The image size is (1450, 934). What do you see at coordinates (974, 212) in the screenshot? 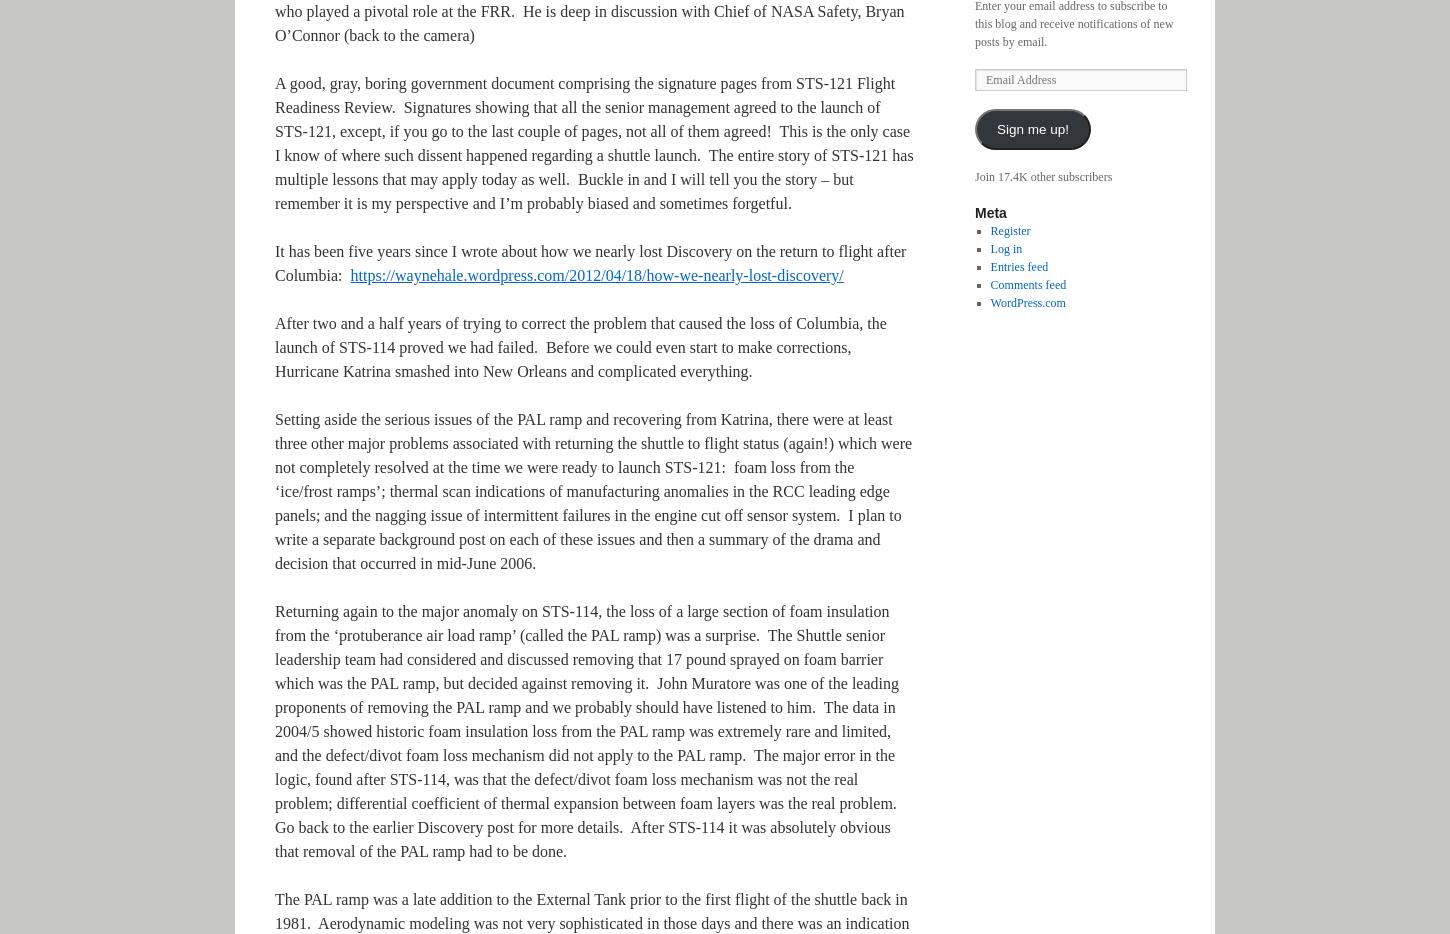
I see `'Meta'` at bounding box center [974, 212].